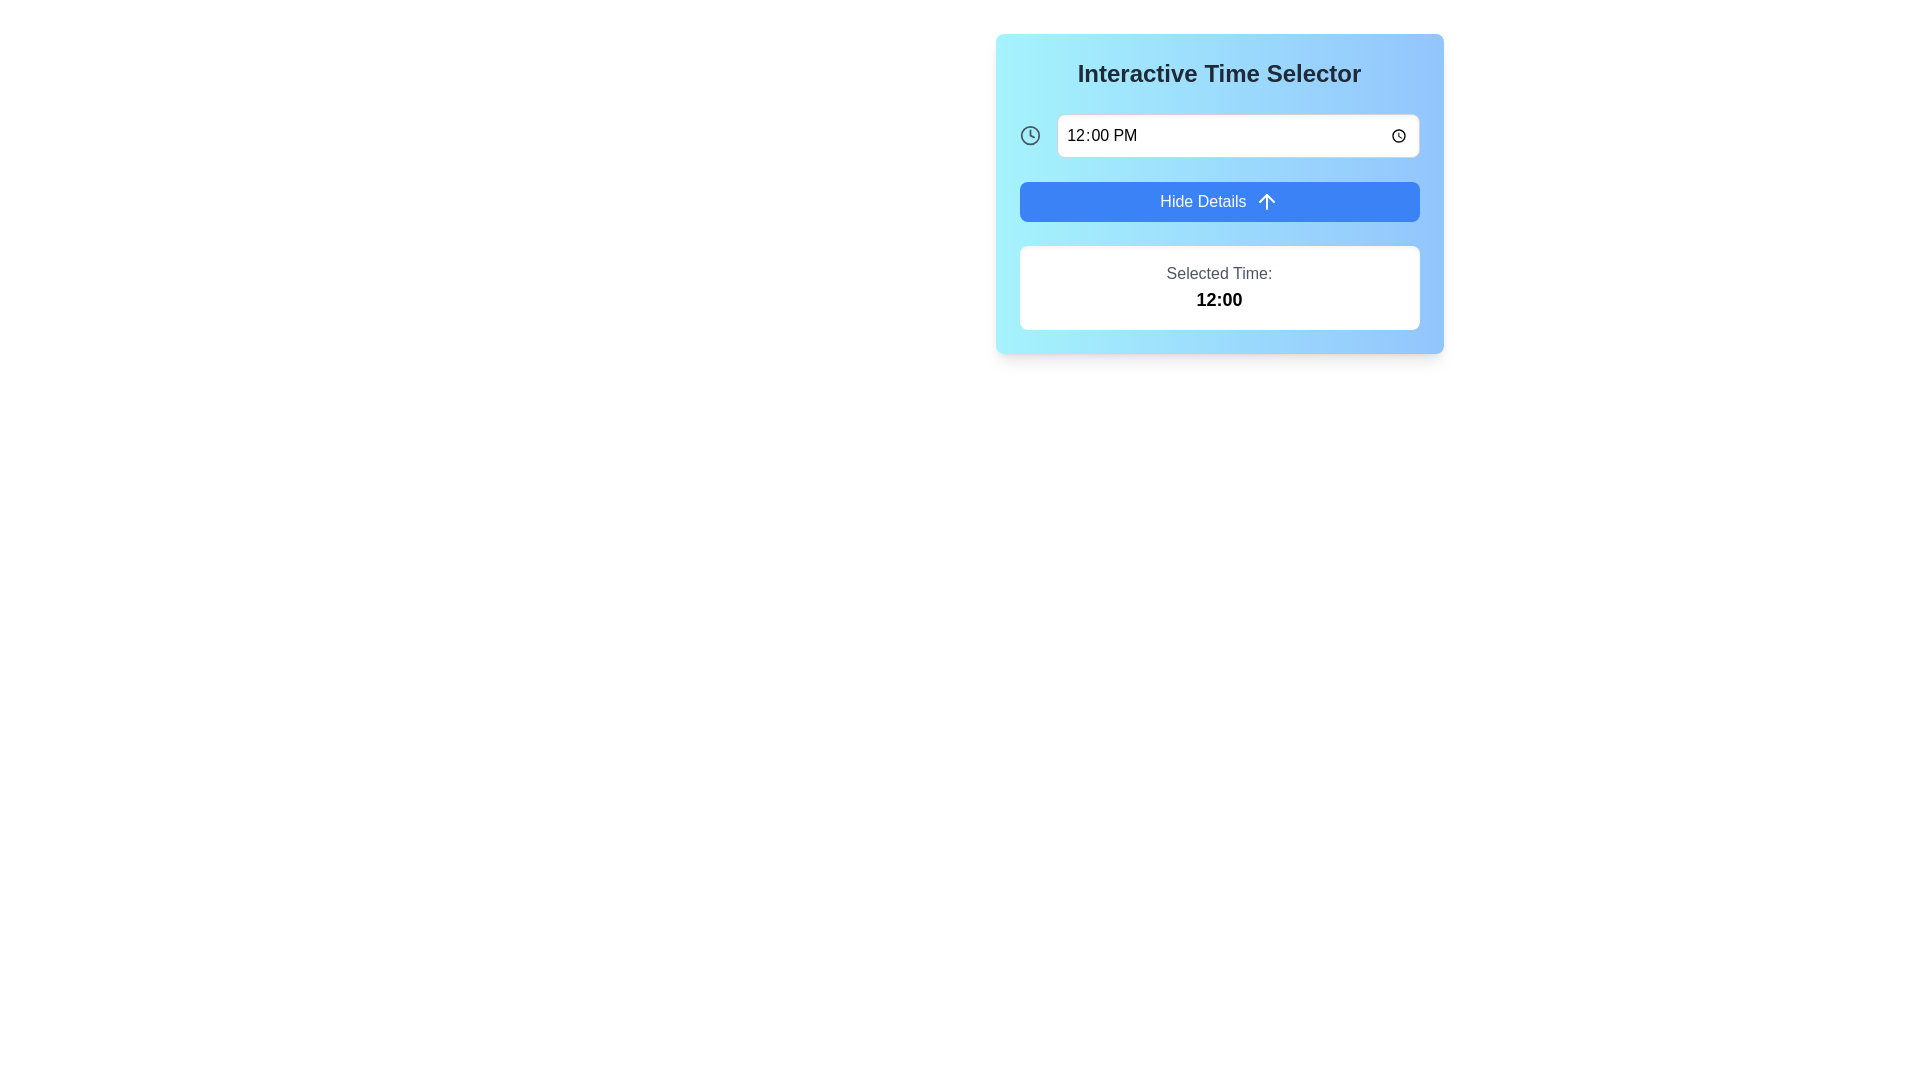 This screenshot has height=1080, width=1920. Describe the element at coordinates (1218, 201) in the screenshot. I see `the button that hides the details of the time selector panel to observe the style change` at that location.